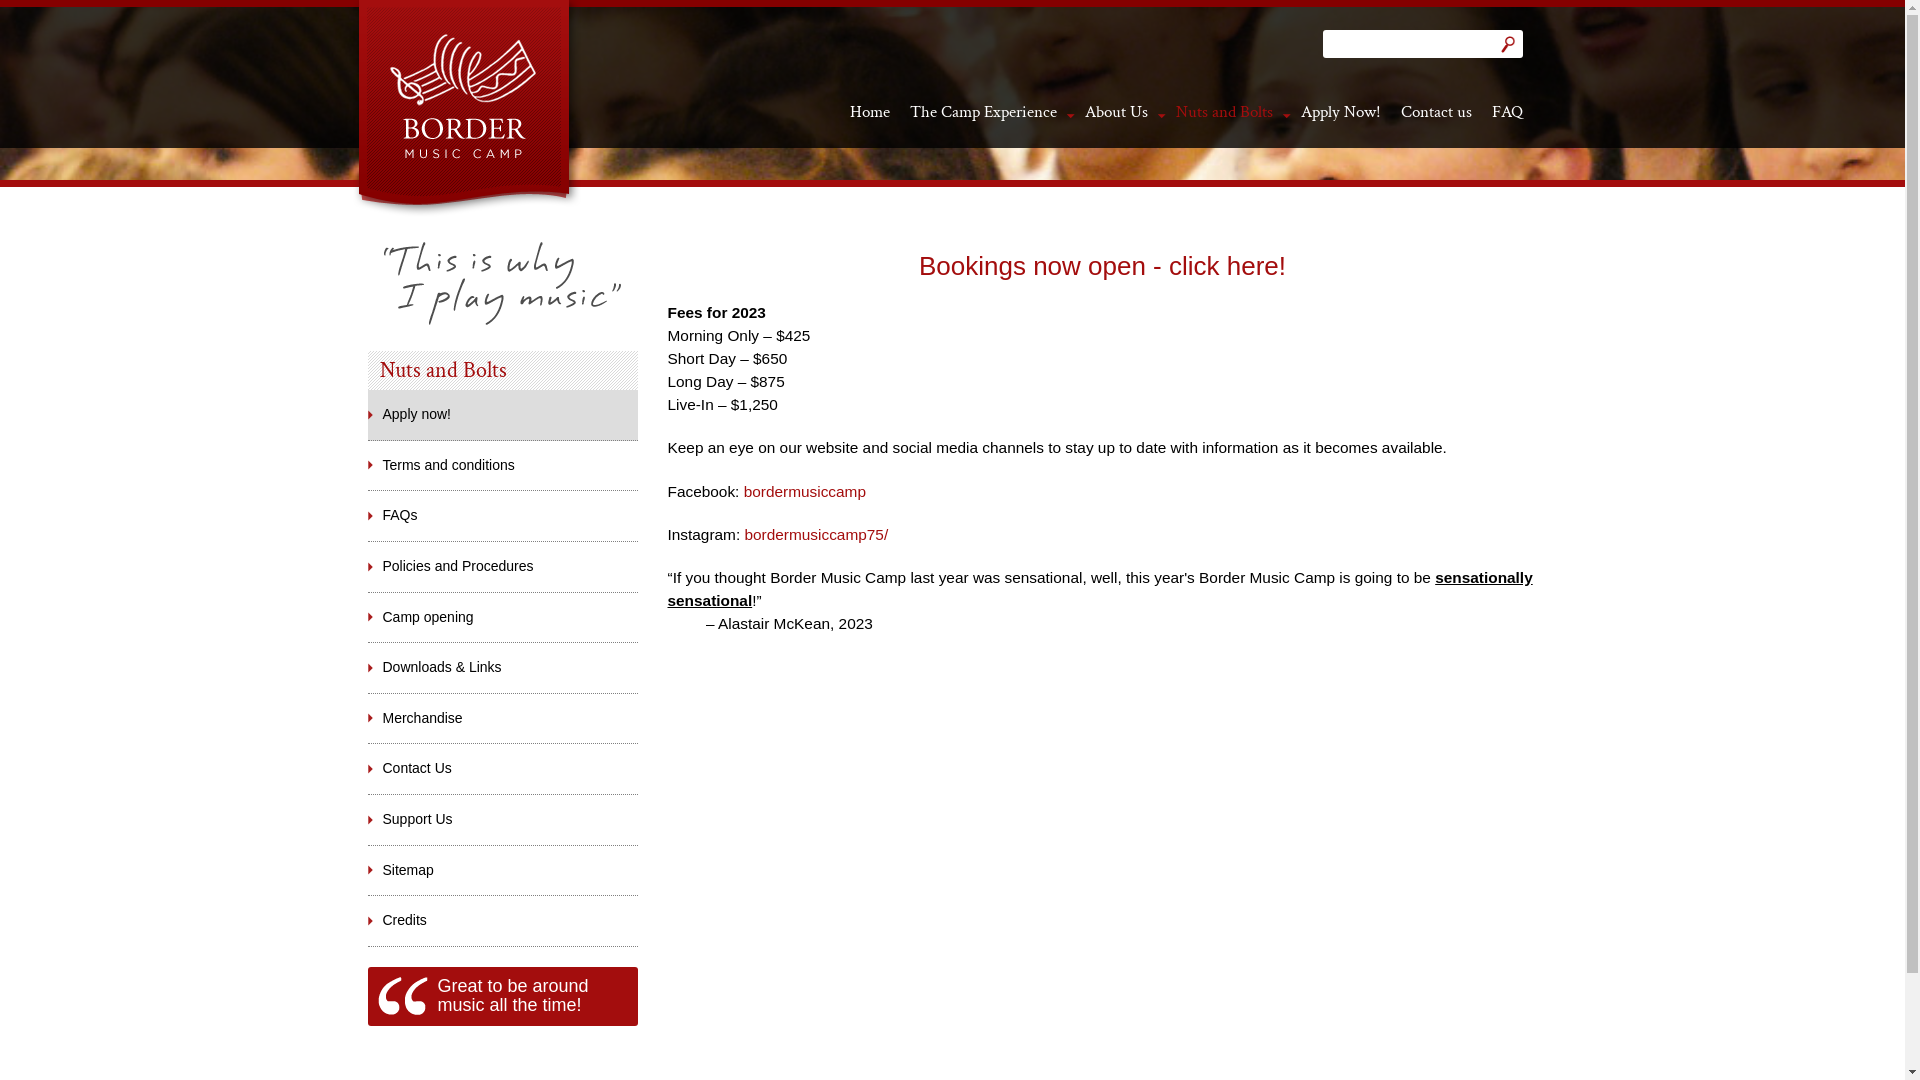  What do you see at coordinates (1114, 111) in the screenshot?
I see `'About Us'` at bounding box center [1114, 111].